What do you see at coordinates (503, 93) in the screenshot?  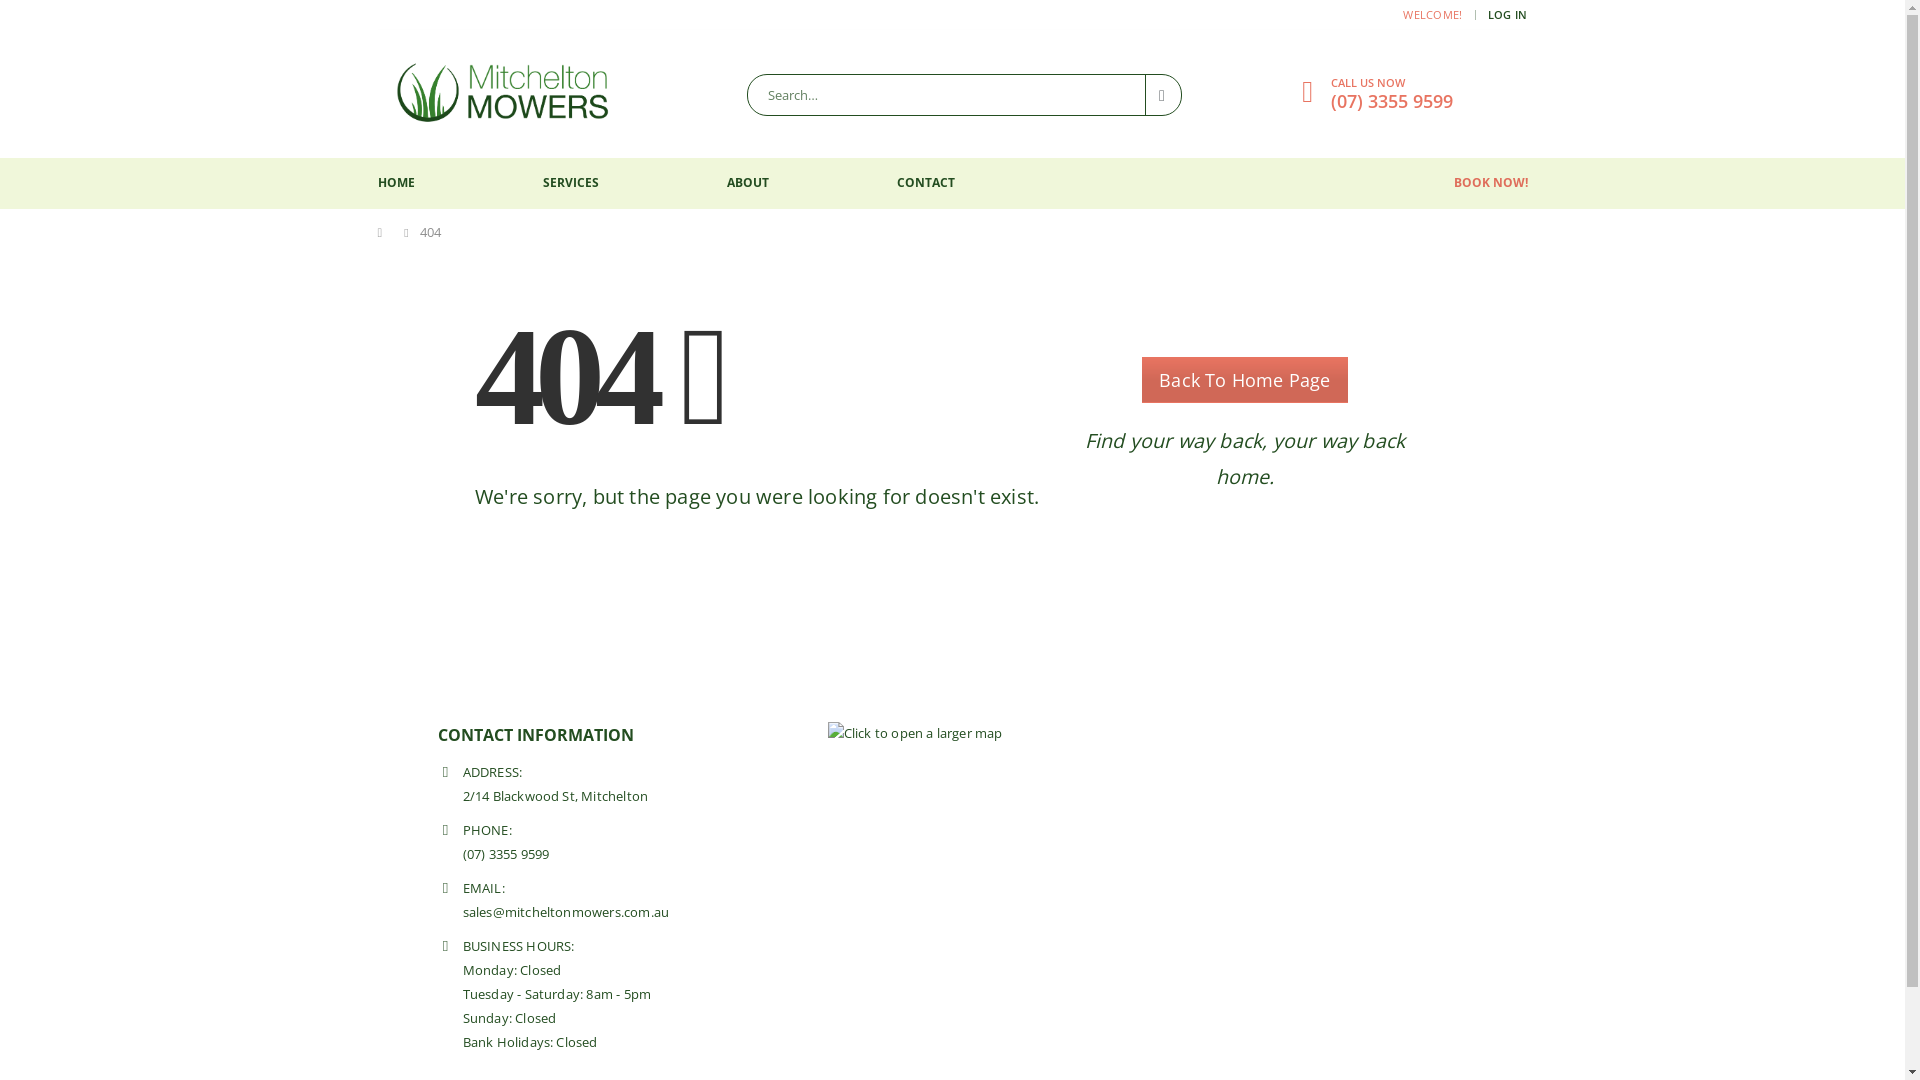 I see `'Mitchelton Mowers - Your Local Mower Store'` at bounding box center [503, 93].